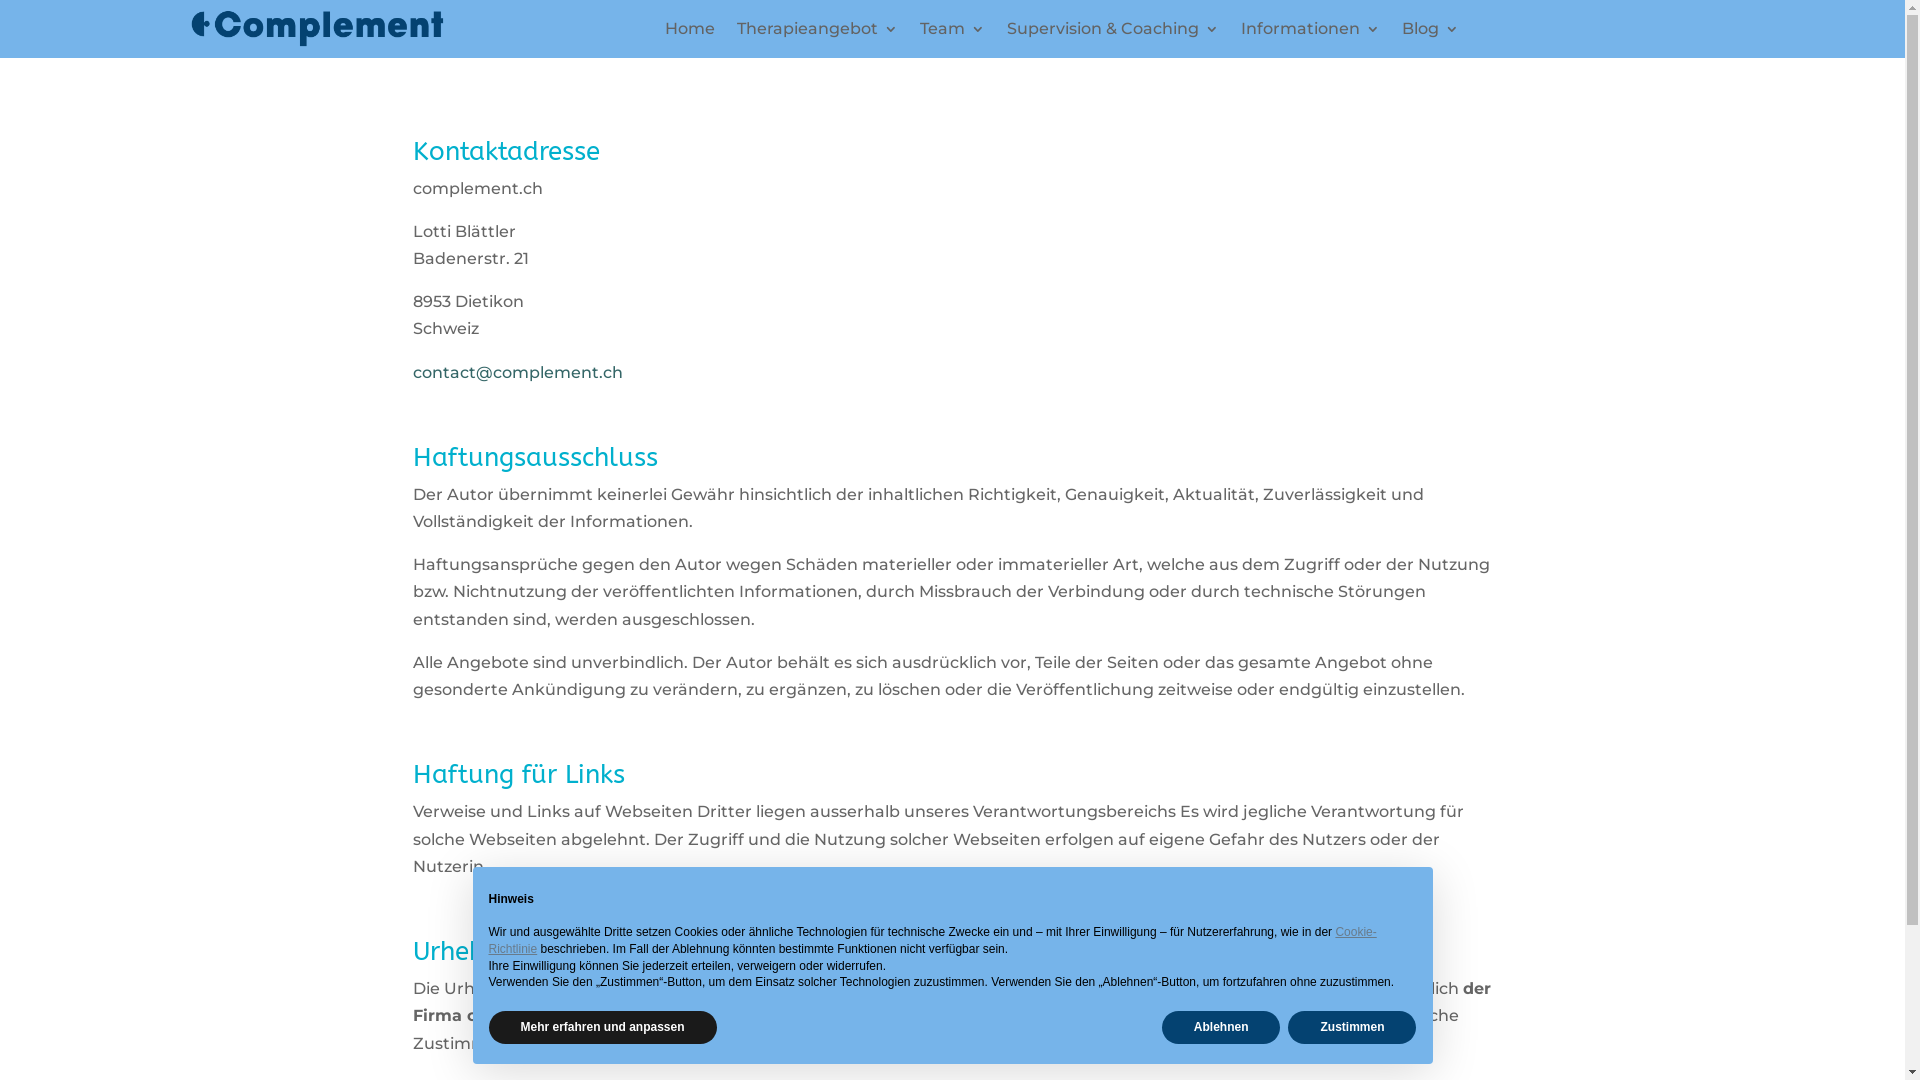  I want to click on 'contact@complement.ch', so click(517, 372).